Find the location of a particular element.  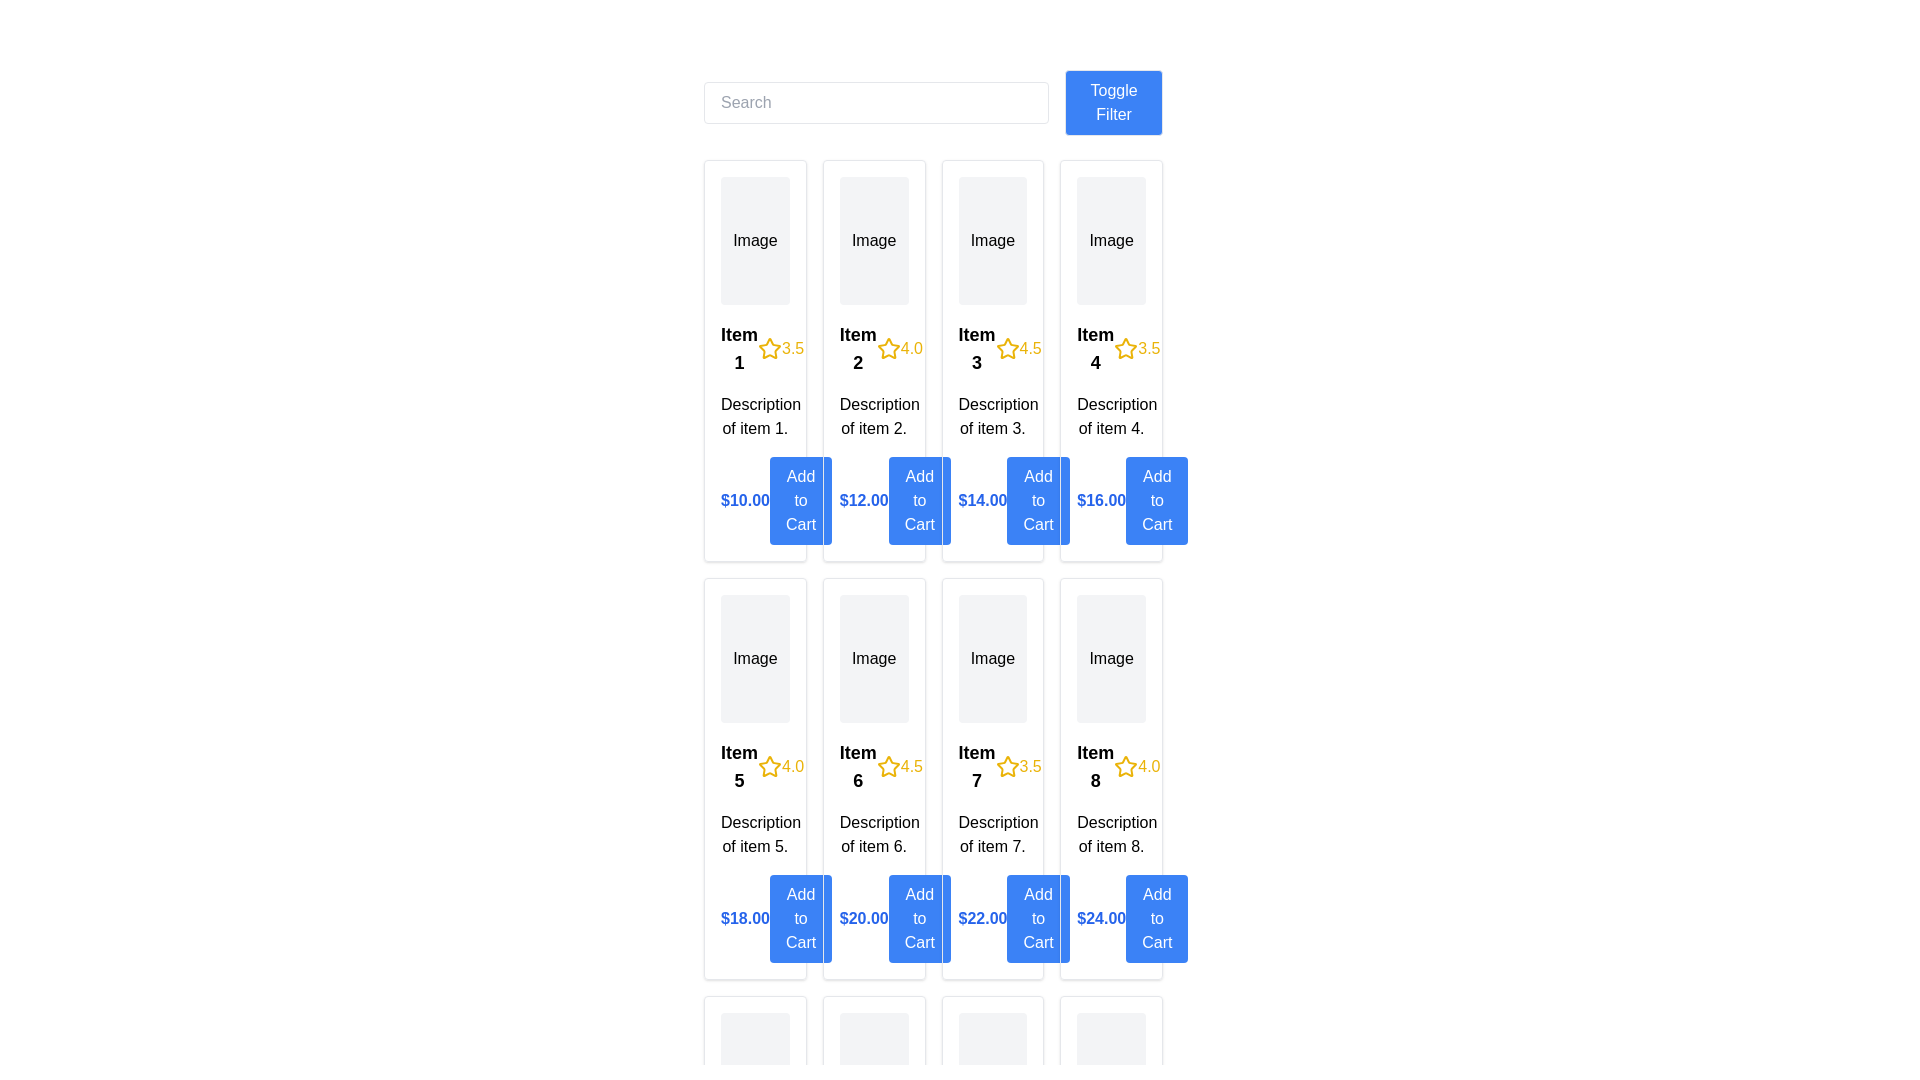

the Rating display element positioned next to 'Item 2' at the top-center of the layout is located at coordinates (898, 347).